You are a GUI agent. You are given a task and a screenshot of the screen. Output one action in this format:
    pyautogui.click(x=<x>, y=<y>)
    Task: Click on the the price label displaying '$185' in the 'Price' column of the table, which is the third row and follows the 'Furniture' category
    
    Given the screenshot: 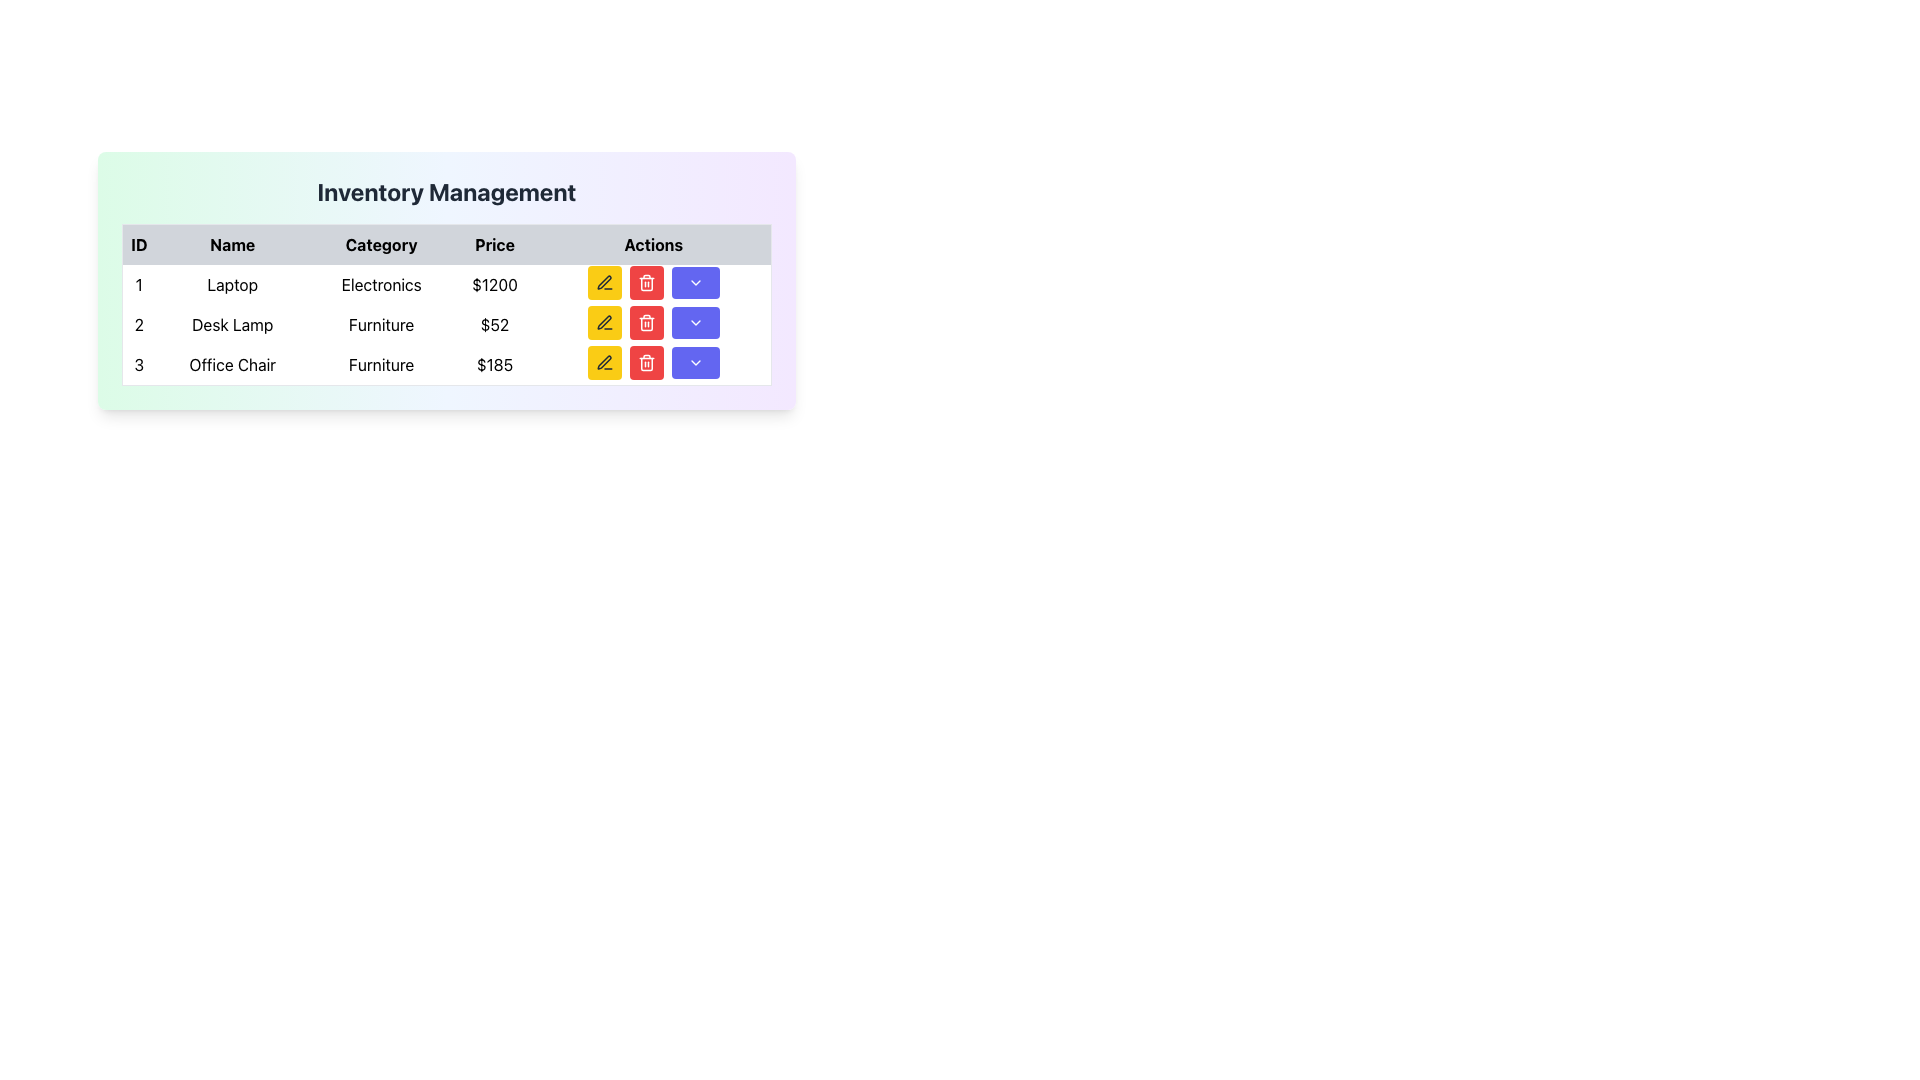 What is the action you would take?
    pyautogui.click(x=494, y=365)
    